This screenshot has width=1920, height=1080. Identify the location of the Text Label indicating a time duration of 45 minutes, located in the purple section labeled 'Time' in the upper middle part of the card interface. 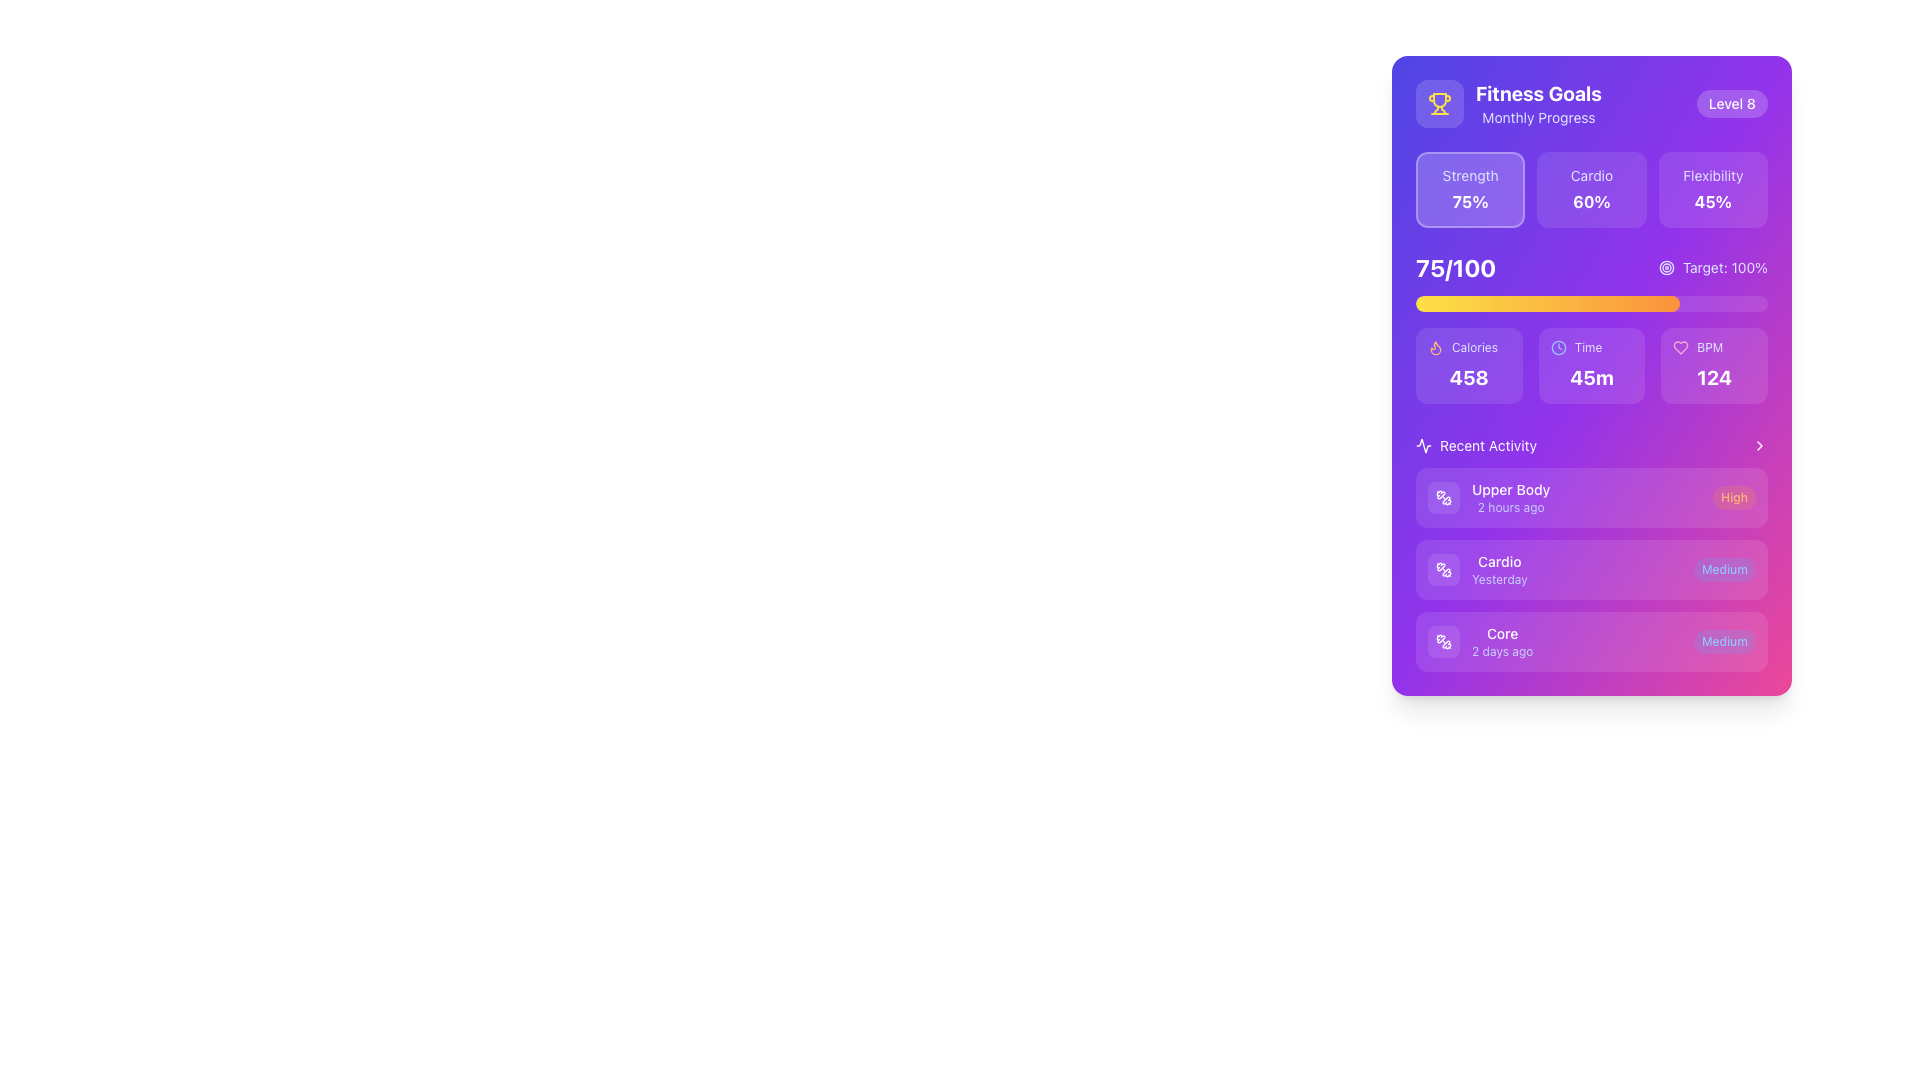
(1591, 378).